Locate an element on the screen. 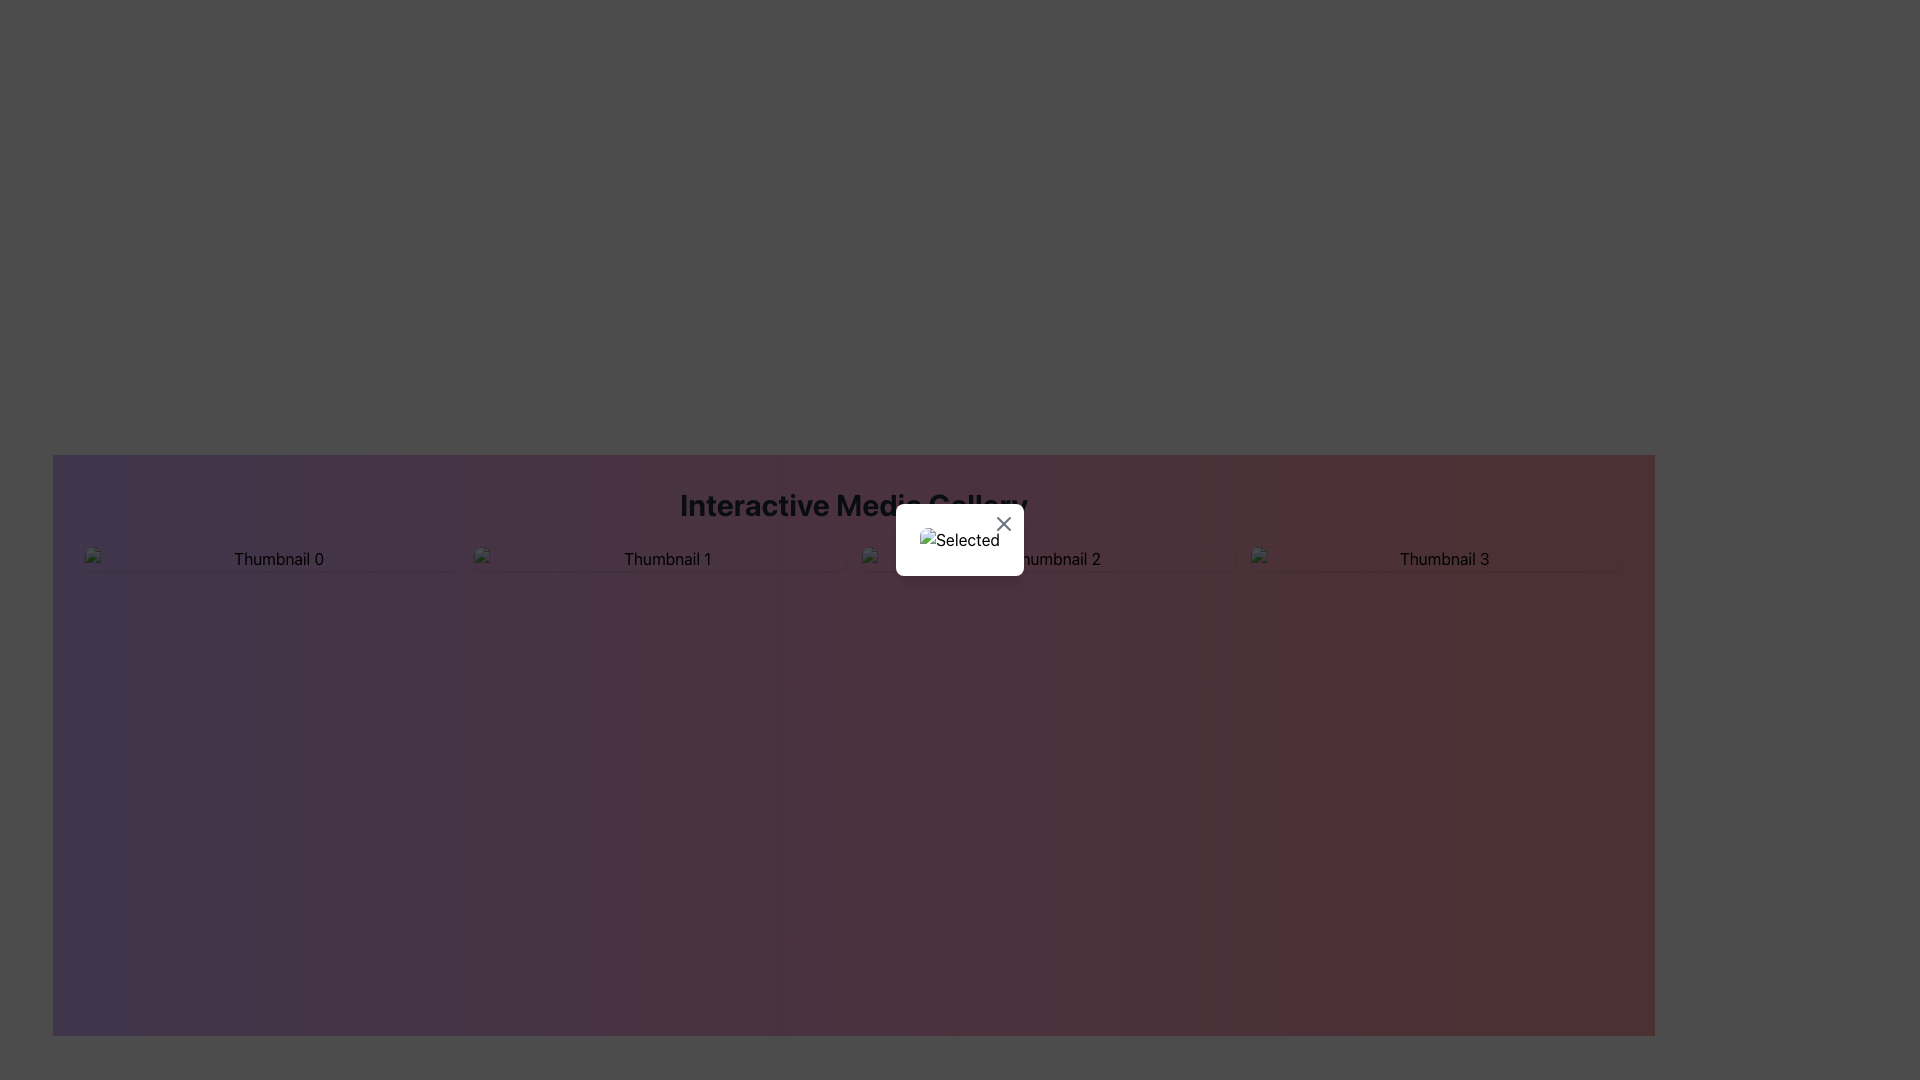  the second thumbnail in a horizontally aligned grid is located at coordinates (659, 559).